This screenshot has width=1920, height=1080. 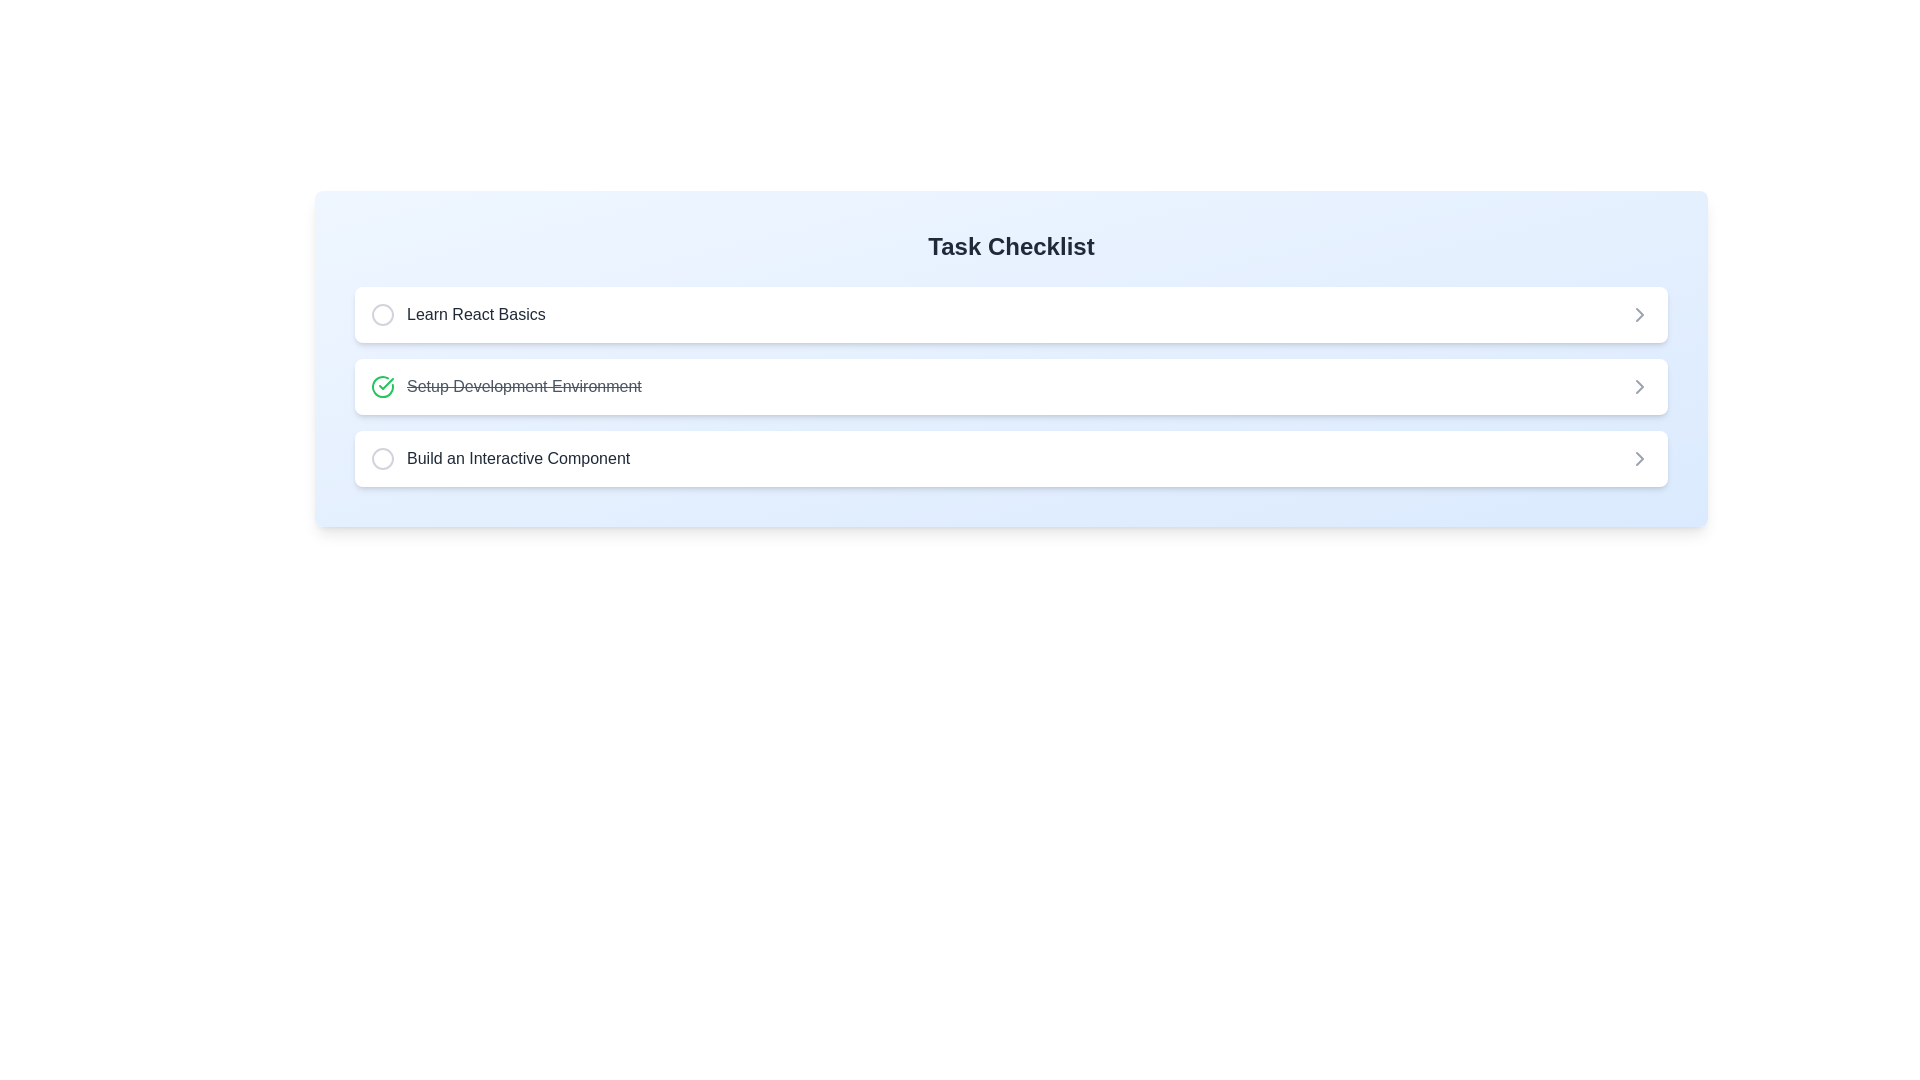 What do you see at coordinates (506, 386) in the screenshot?
I see `the text label 'Setup Development Environment' with a line-through style, which indicates a completed task, and is preceded by a green checkmark icon, located in the middle of the checklist` at bounding box center [506, 386].